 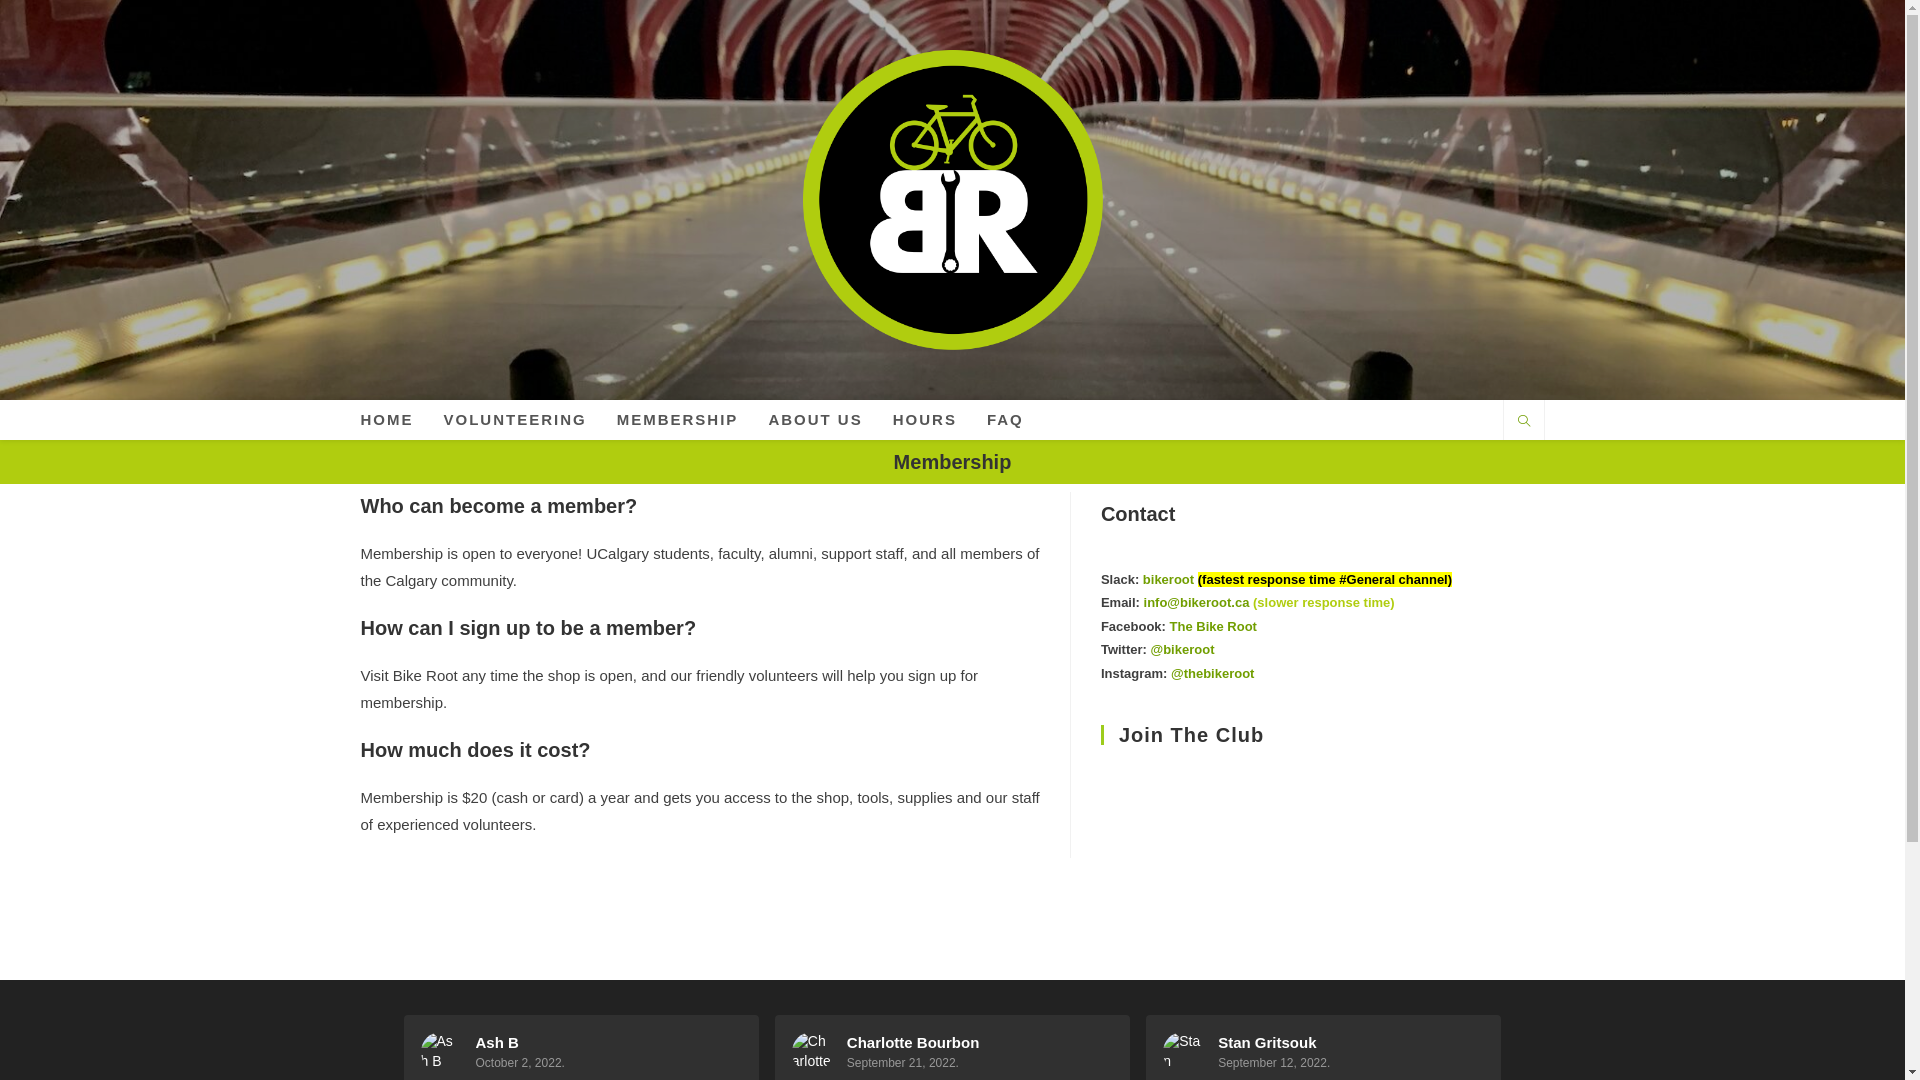 I want to click on 'MEMBERSHIP', so click(x=677, y=419).